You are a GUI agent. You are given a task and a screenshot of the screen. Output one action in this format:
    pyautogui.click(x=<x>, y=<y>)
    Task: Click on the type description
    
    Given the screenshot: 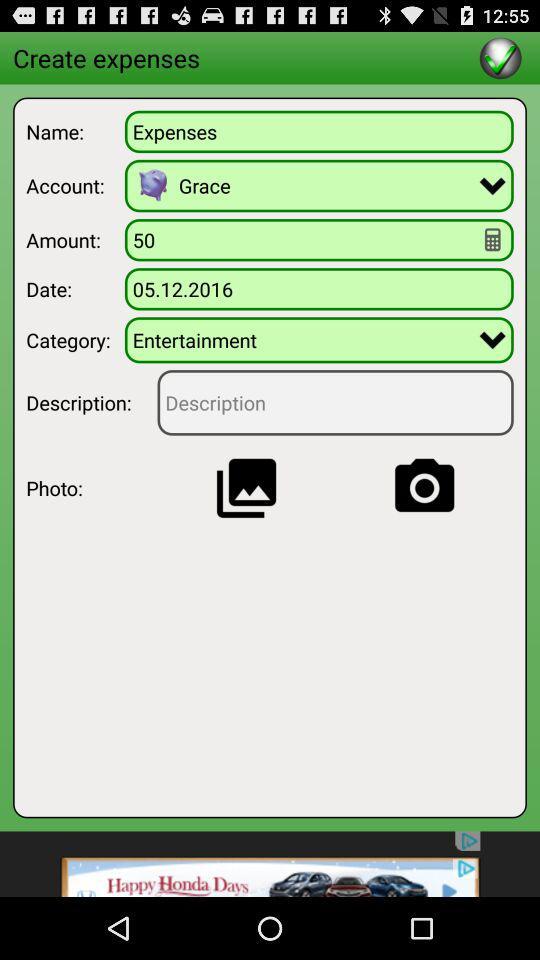 What is the action you would take?
    pyautogui.click(x=335, y=401)
    